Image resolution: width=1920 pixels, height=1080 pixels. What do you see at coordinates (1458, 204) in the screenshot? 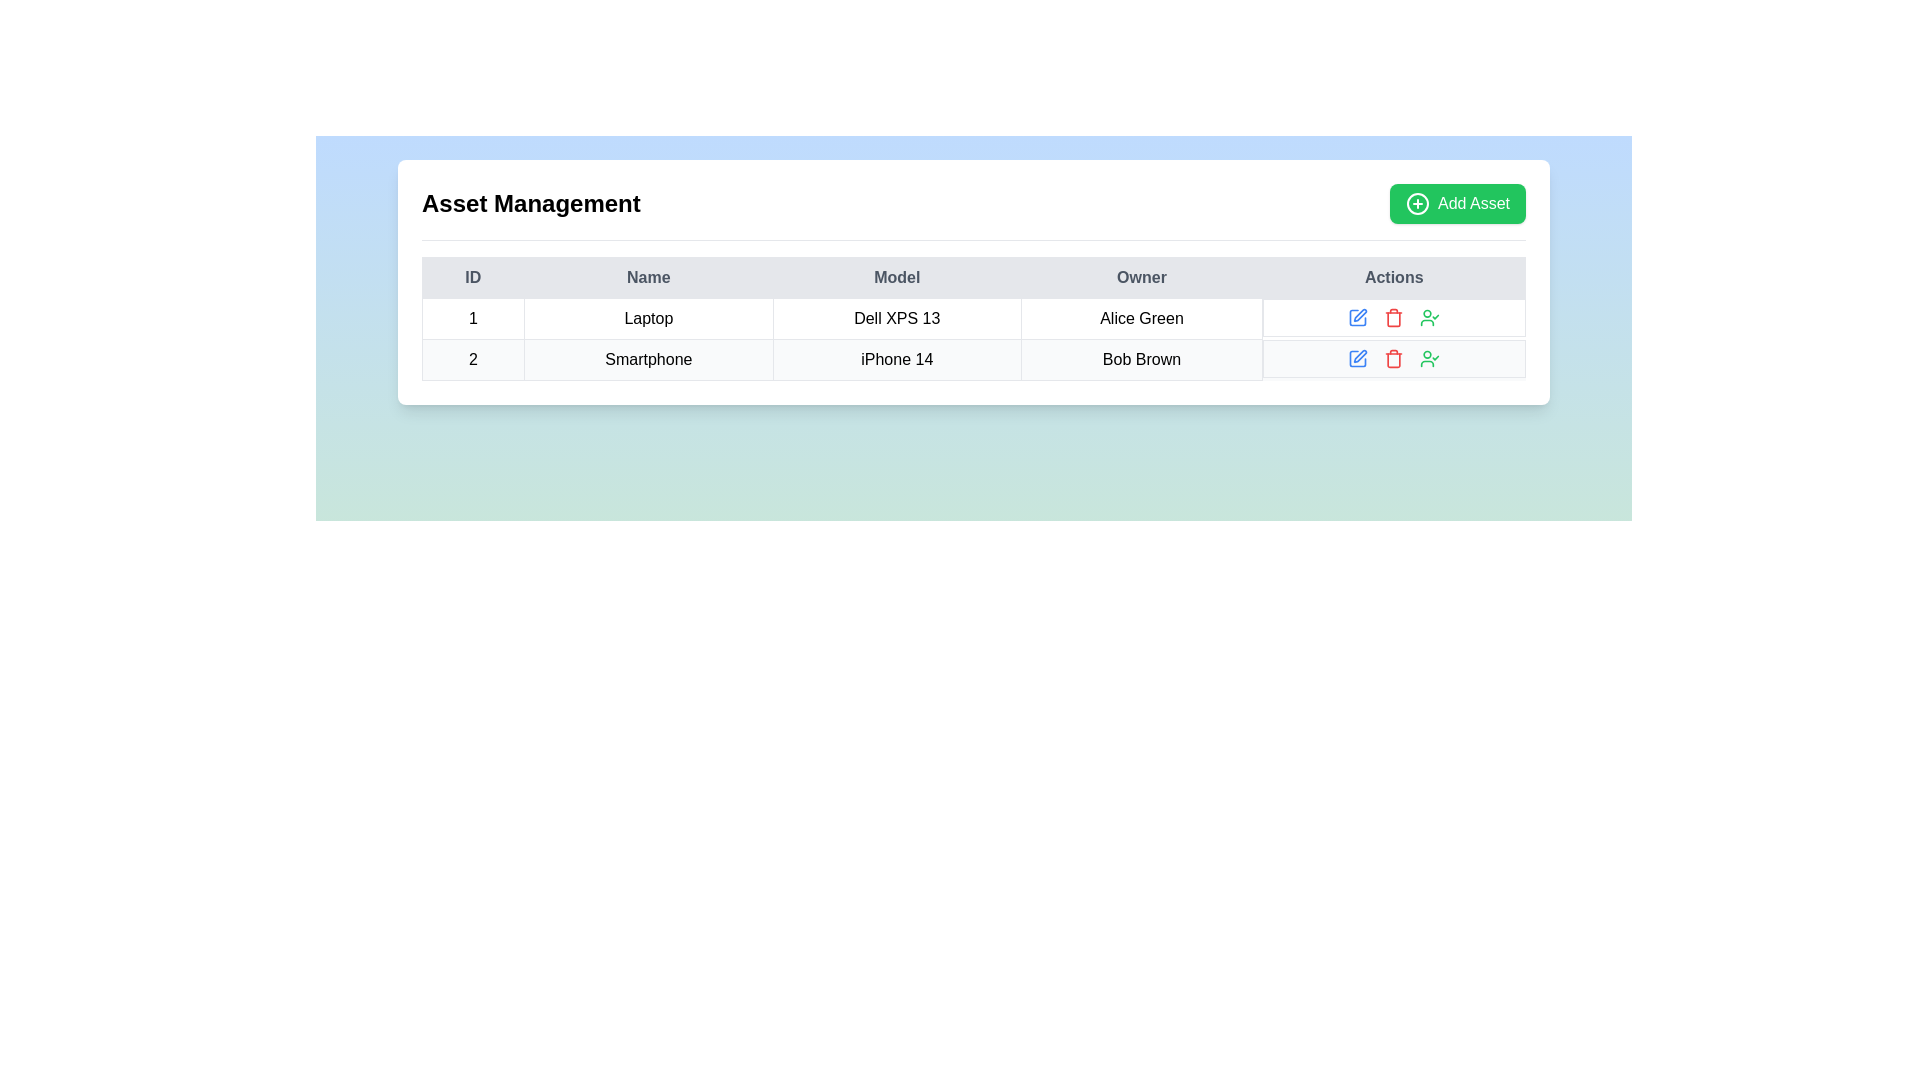
I see `the green 'Add Asset' button with rounded corners and a plus icon to trigger visual feedback` at bounding box center [1458, 204].